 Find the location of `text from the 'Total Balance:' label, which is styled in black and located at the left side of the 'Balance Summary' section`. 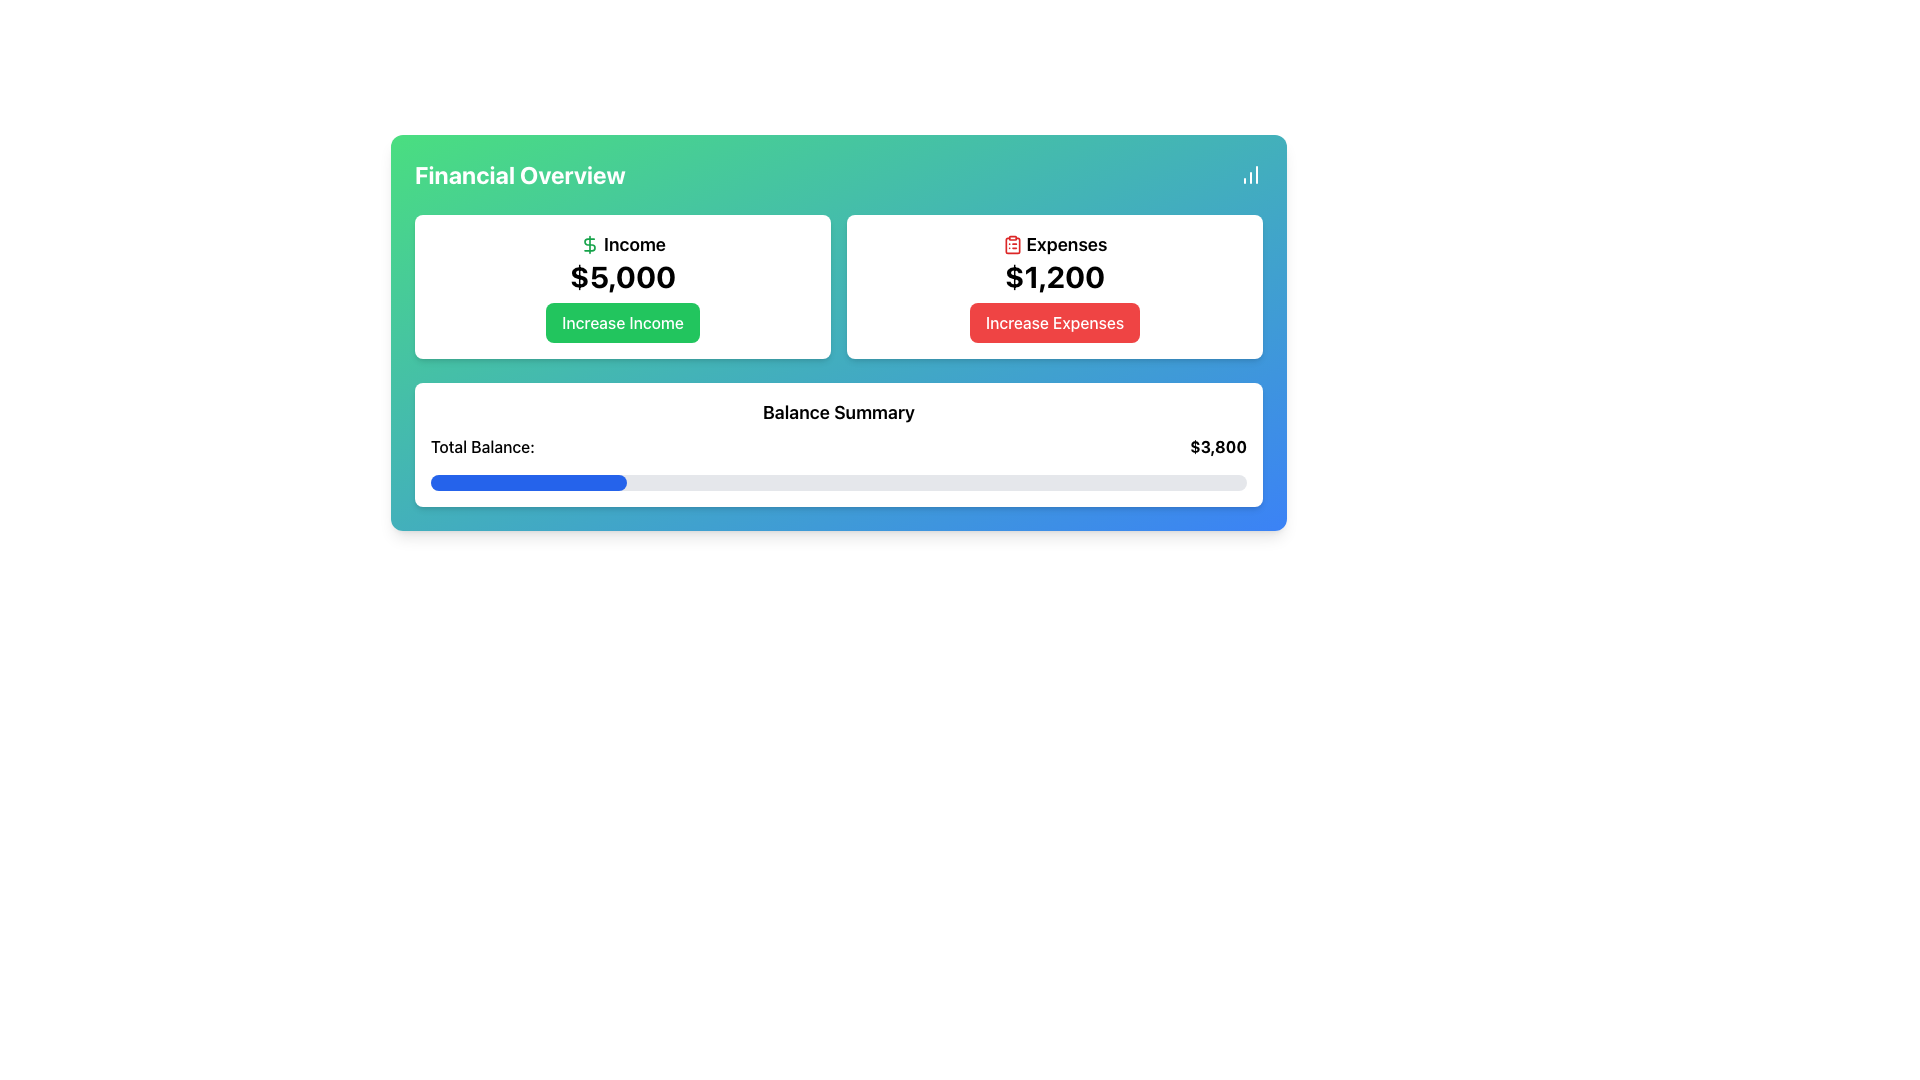

text from the 'Total Balance:' label, which is styled in black and located at the left side of the 'Balance Summary' section is located at coordinates (482, 446).